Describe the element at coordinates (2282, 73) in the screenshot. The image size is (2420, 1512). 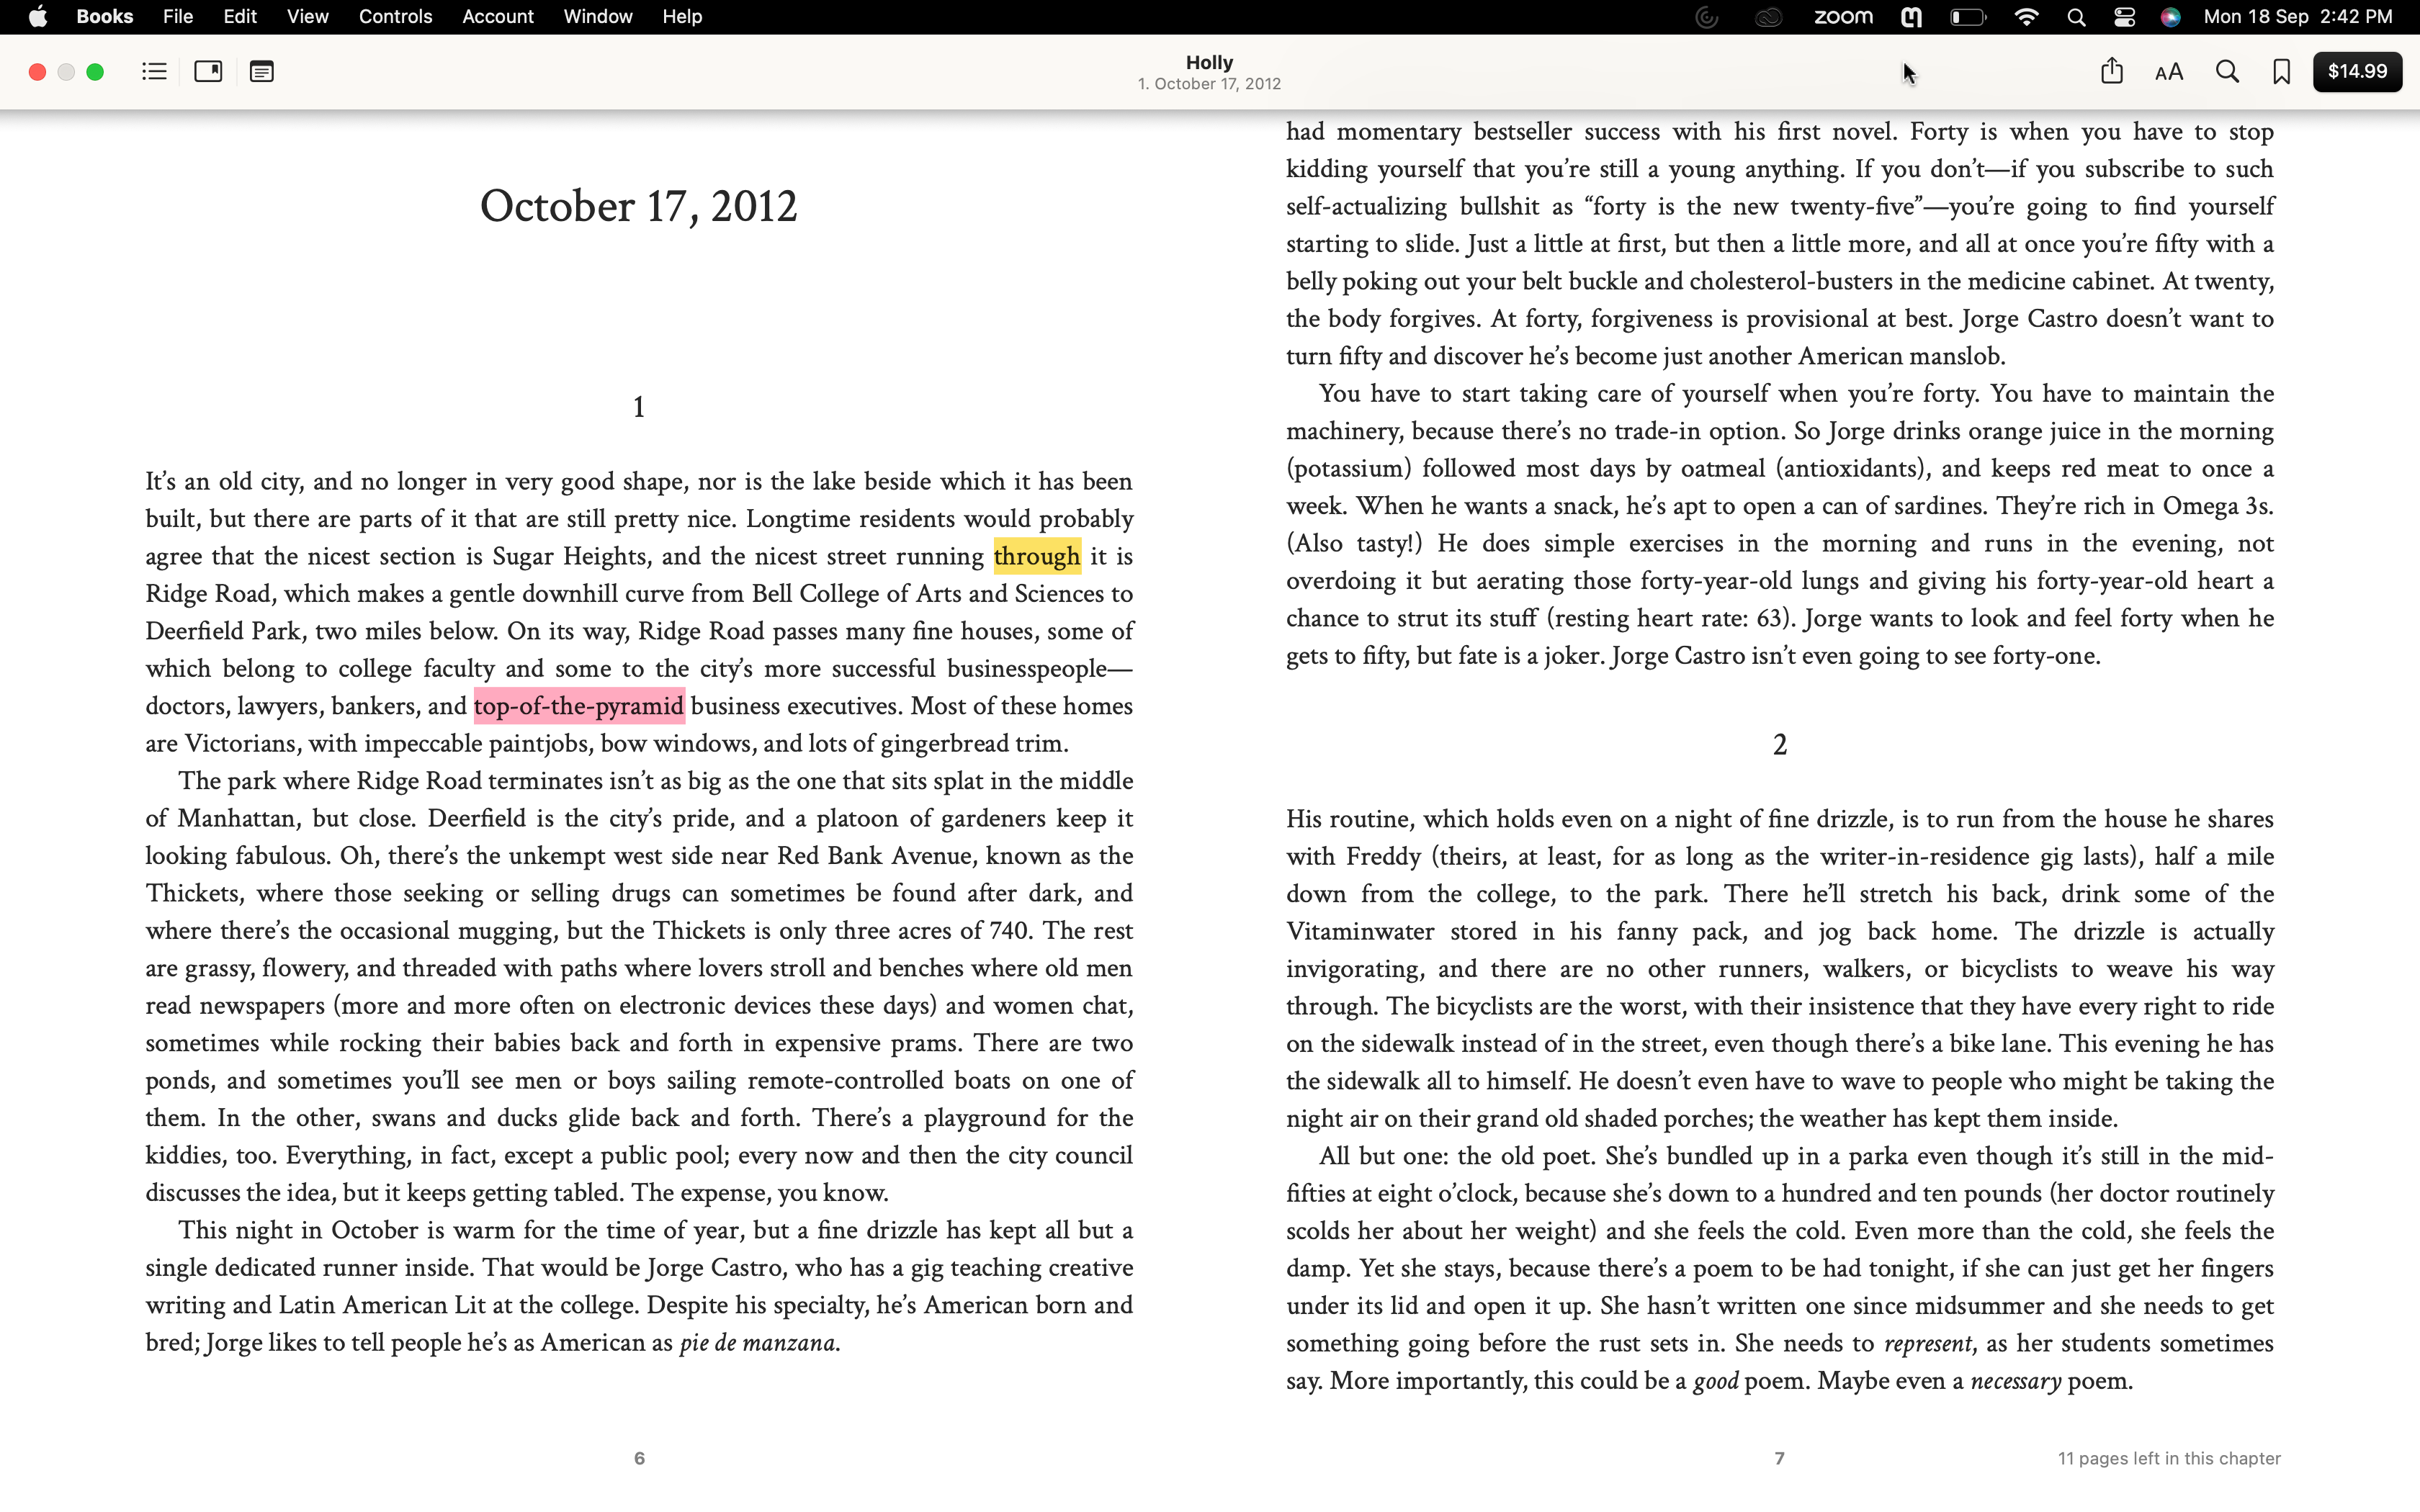
I see `Bookmark the current page and see all bookmarks` at that location.